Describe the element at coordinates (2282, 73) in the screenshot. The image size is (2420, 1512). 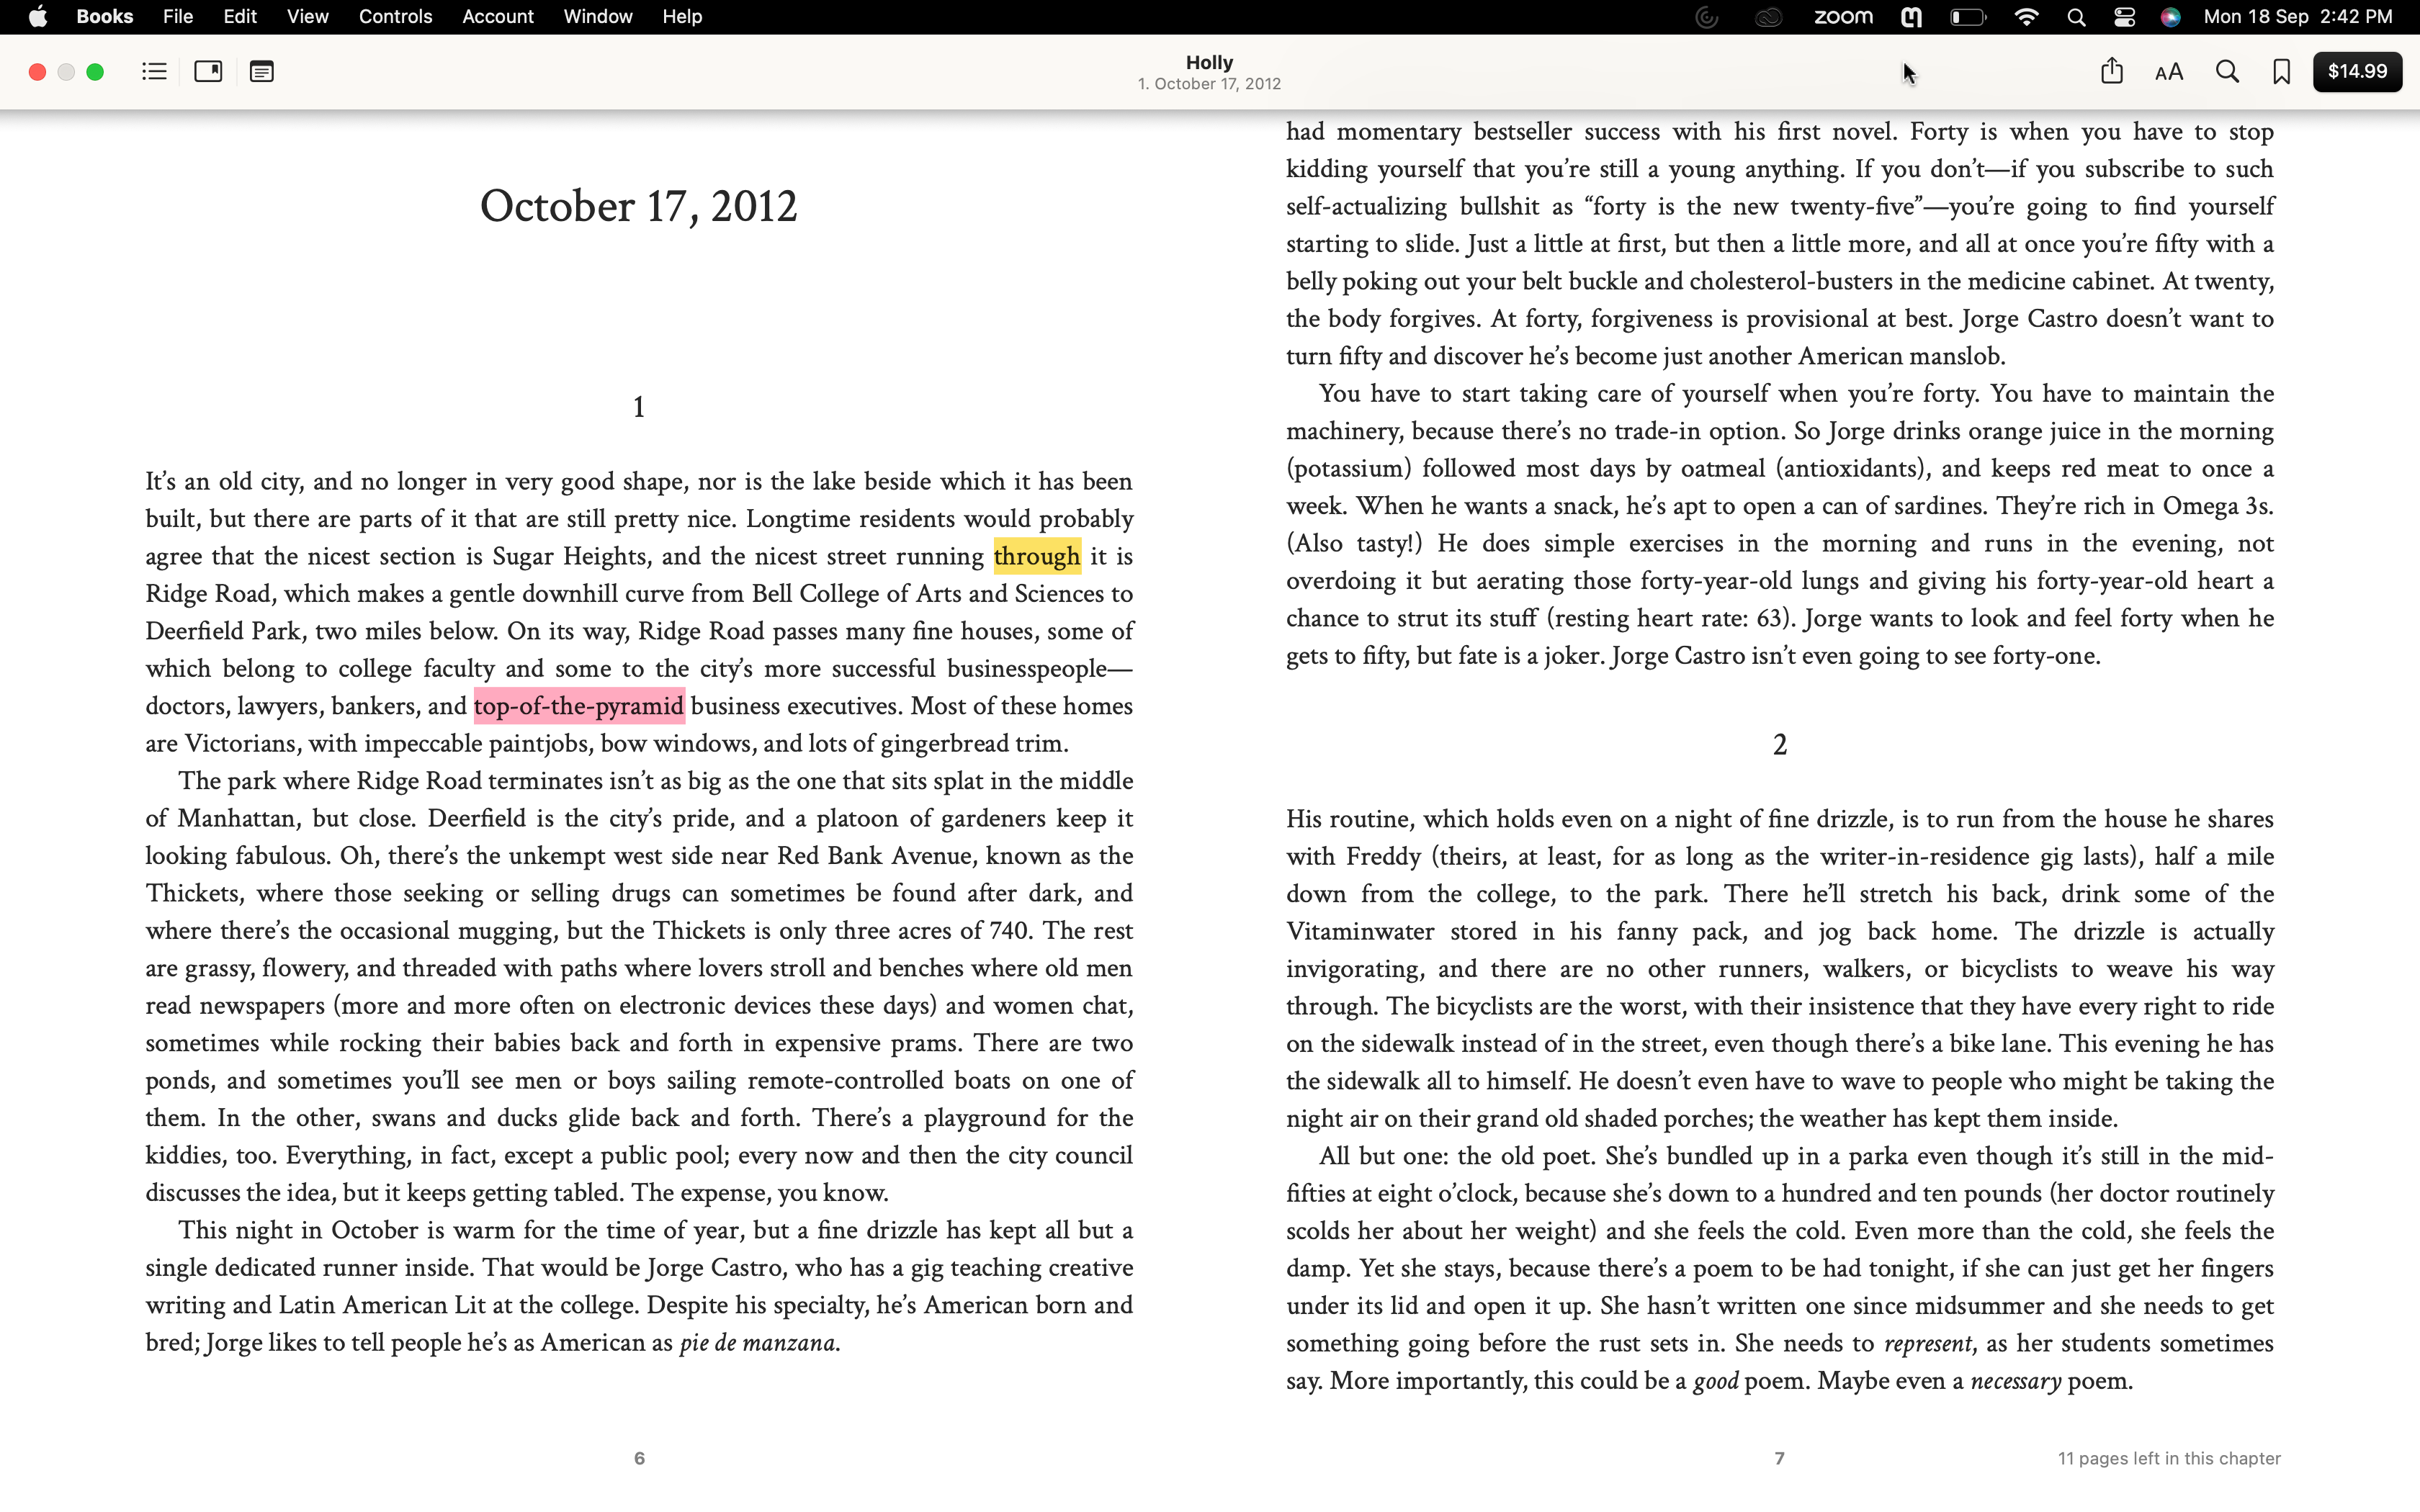
I see `Bookmark the current page and see all bookmarks` at that location.